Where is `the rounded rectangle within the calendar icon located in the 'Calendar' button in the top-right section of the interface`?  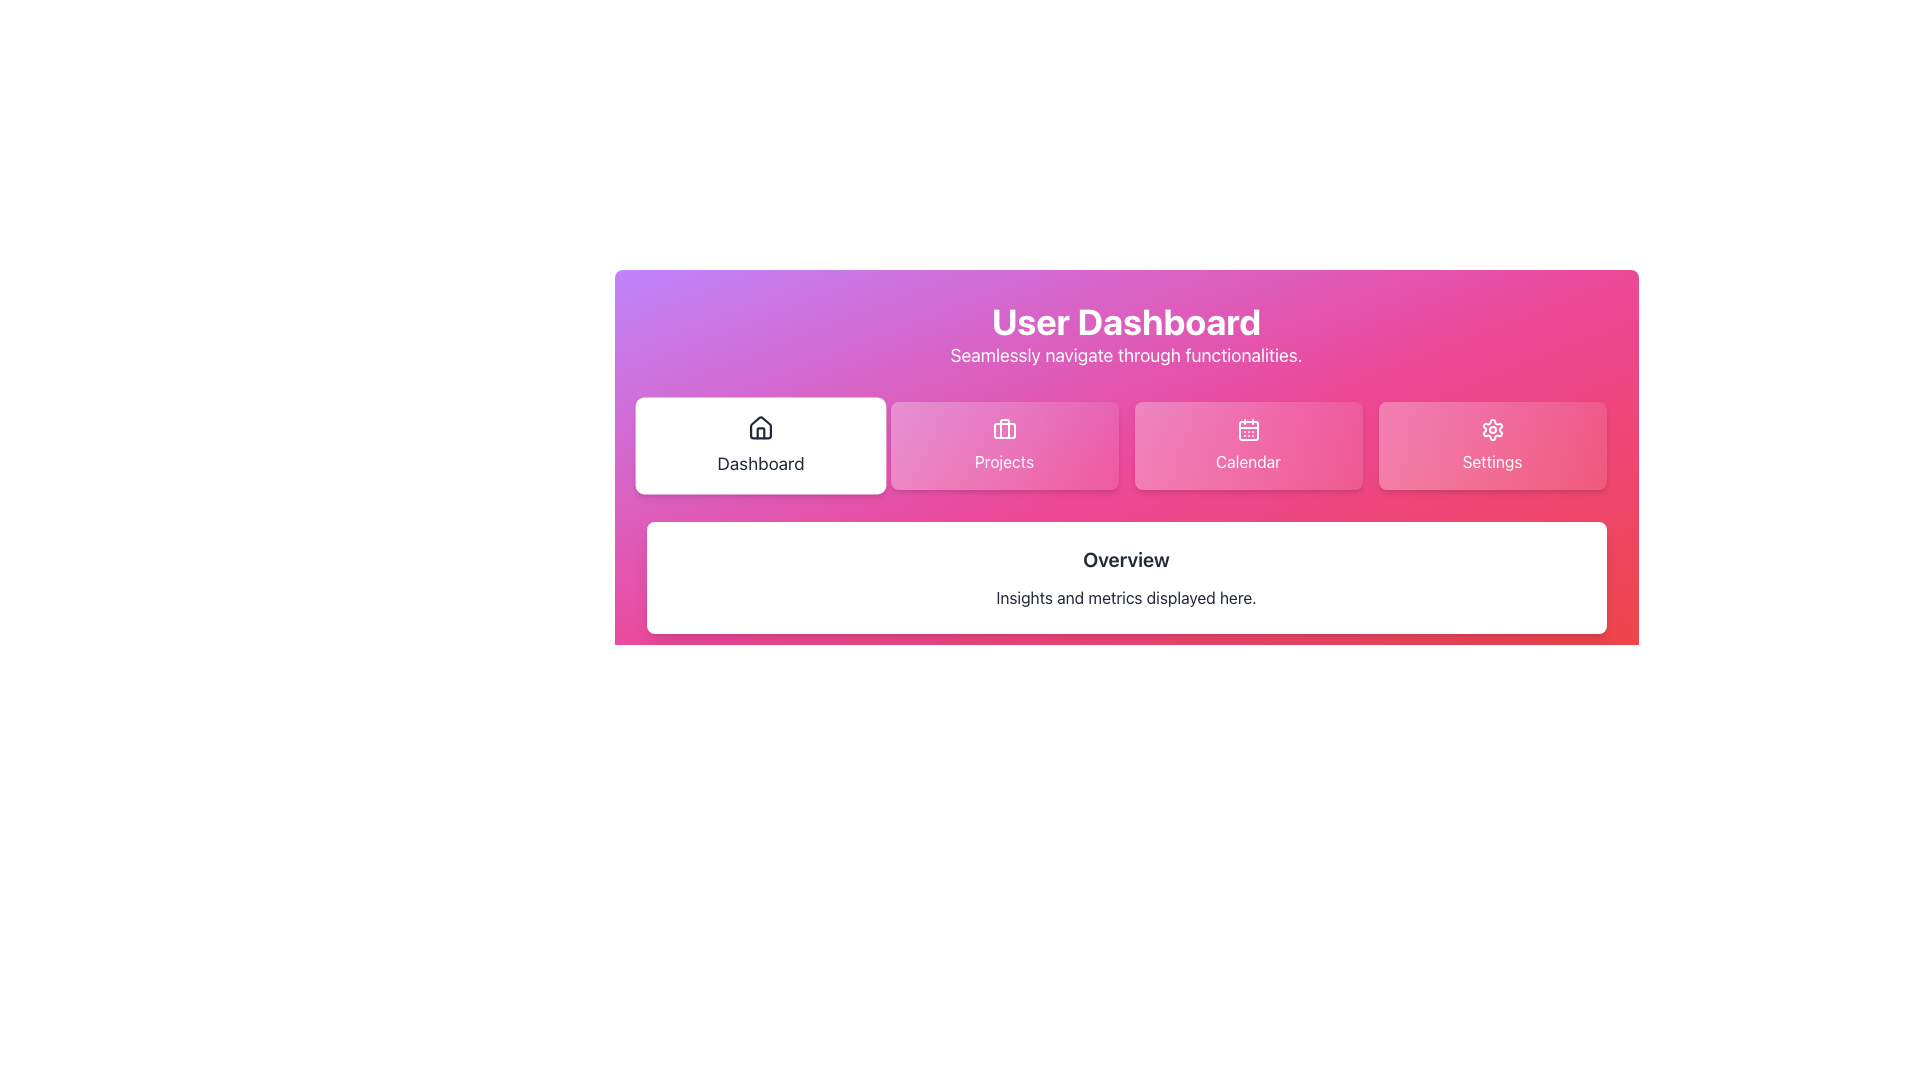
the rounded rectangle within the calendar icon located in the 'Calendar' button in the top-right section of the interface is located at coordinates (1247, 430).